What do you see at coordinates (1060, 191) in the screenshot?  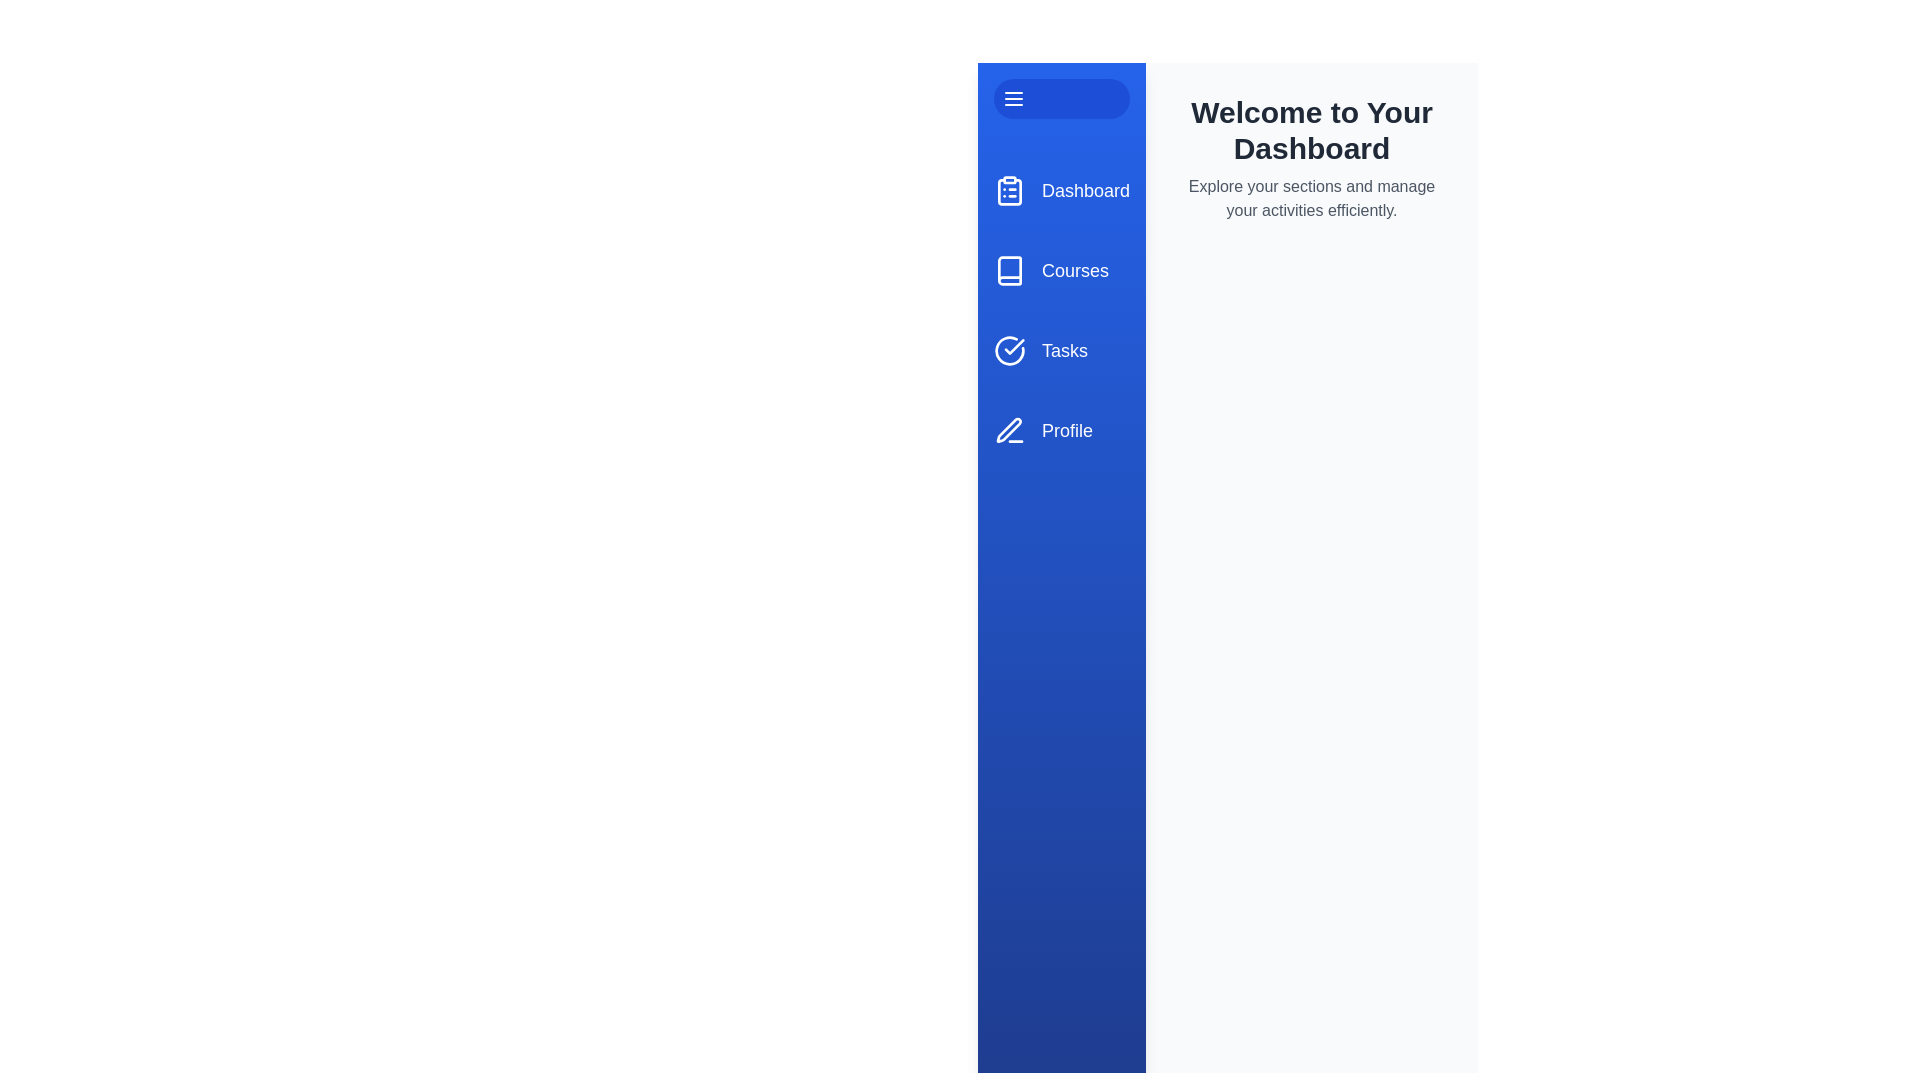 I see `the menu item labeled Dashboard to navigate` at bounding box center [1060, 191].